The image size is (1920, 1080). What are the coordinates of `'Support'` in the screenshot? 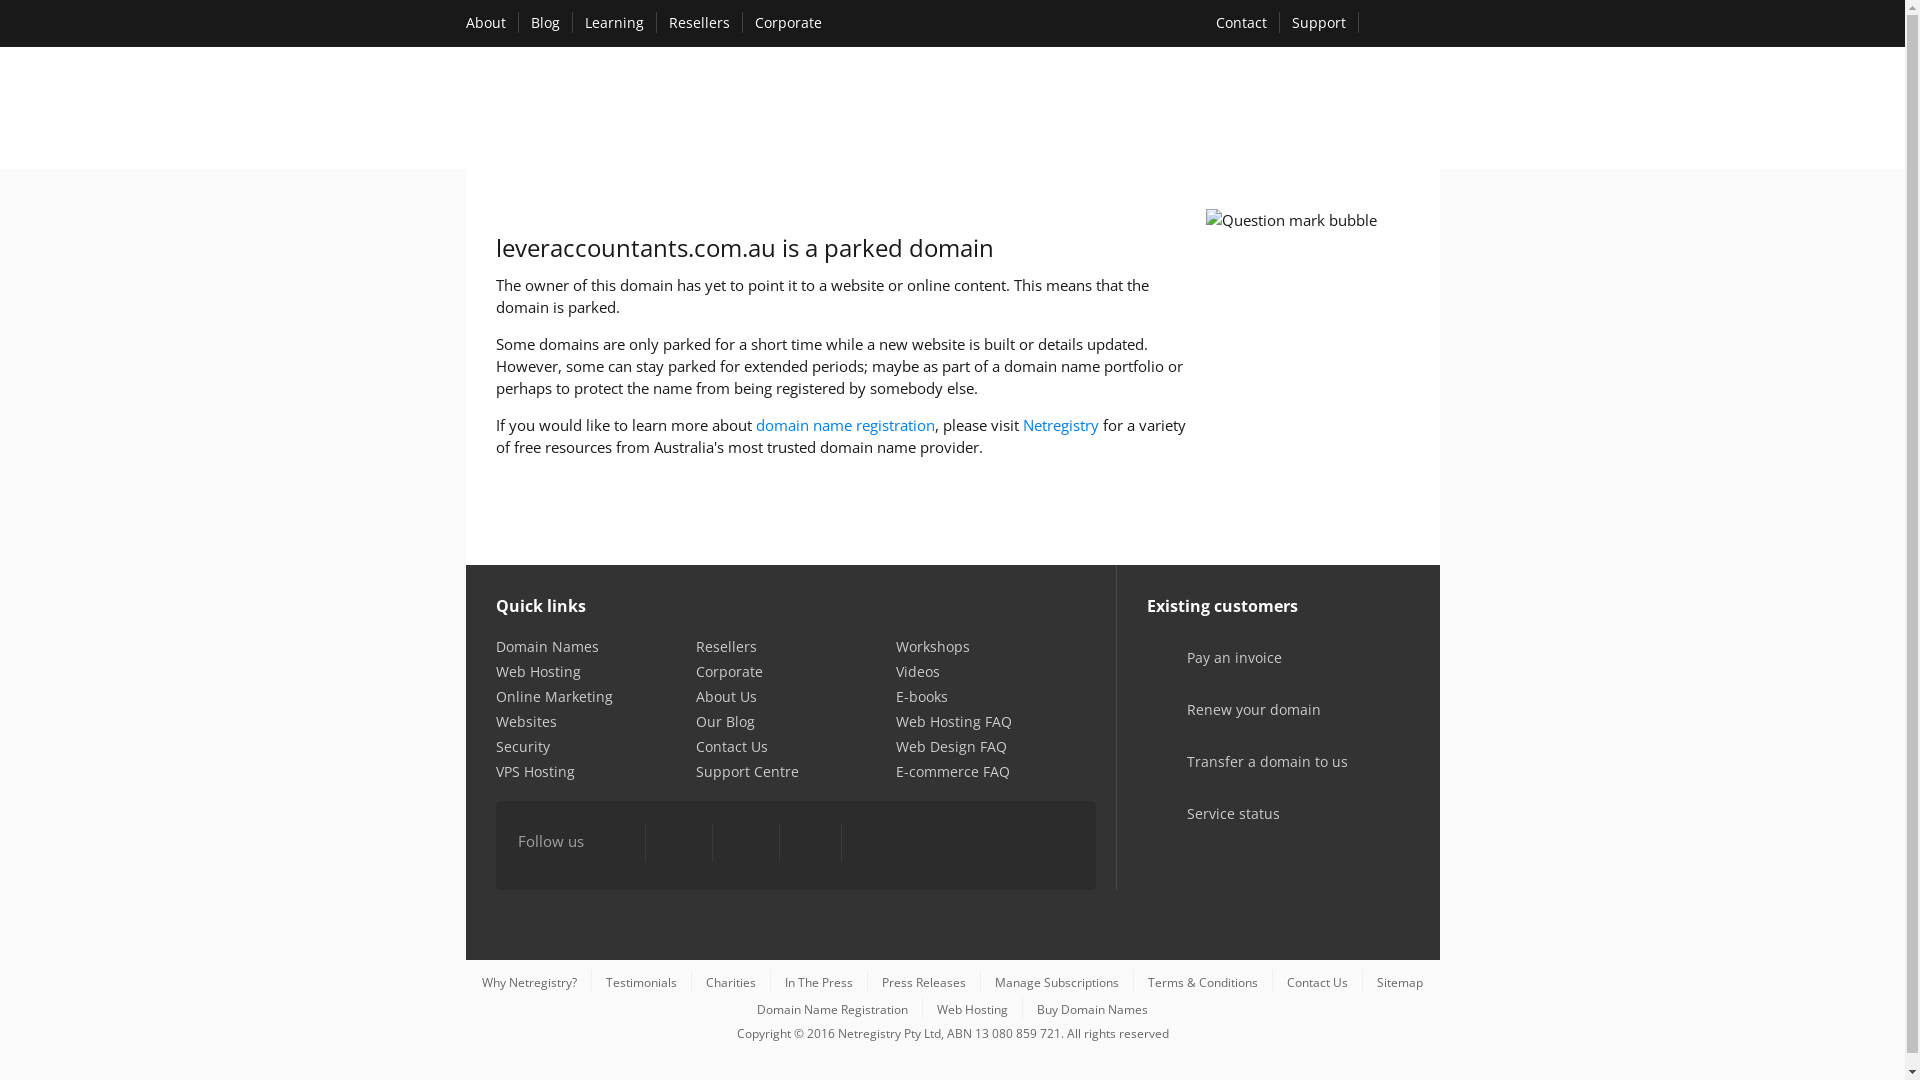 It's located at (1319, 22).